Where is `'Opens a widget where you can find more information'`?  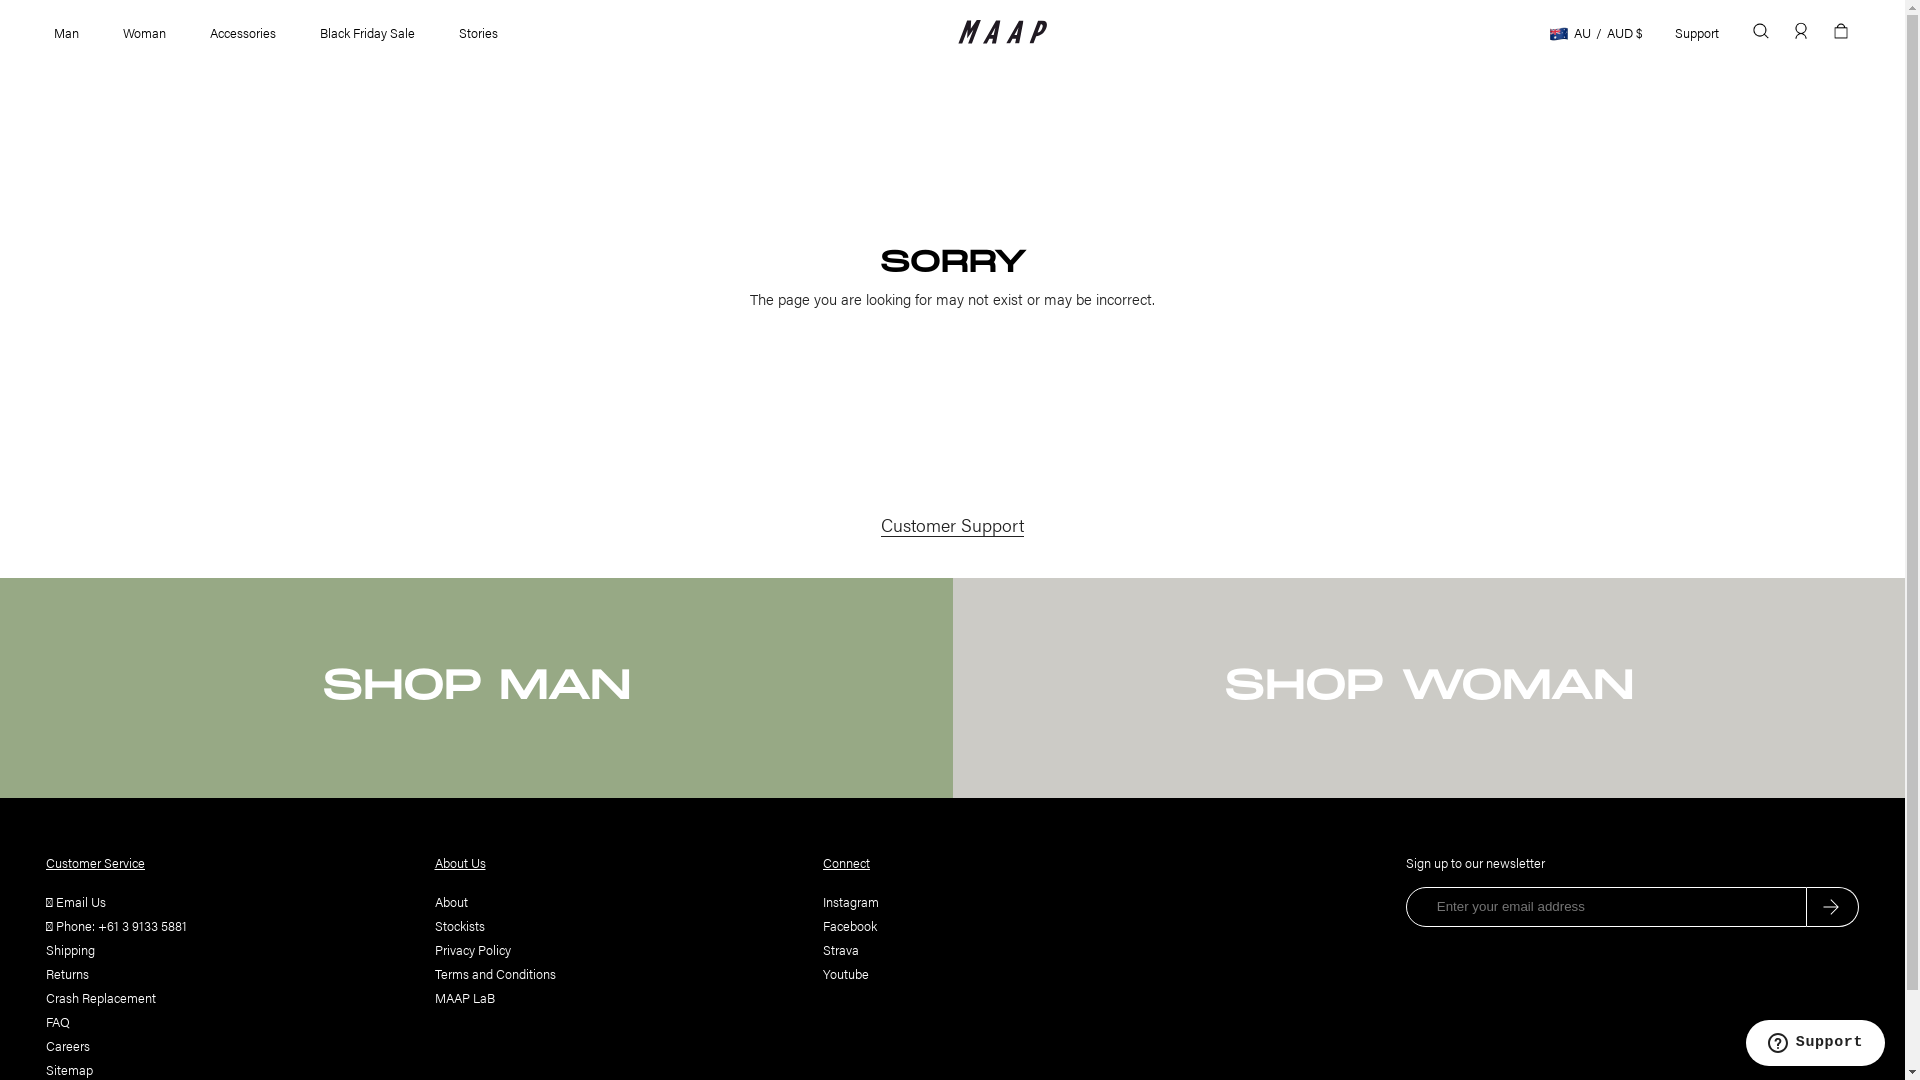 'Opens a widget where you can find more information' is located at coordinates (1814, 1044).